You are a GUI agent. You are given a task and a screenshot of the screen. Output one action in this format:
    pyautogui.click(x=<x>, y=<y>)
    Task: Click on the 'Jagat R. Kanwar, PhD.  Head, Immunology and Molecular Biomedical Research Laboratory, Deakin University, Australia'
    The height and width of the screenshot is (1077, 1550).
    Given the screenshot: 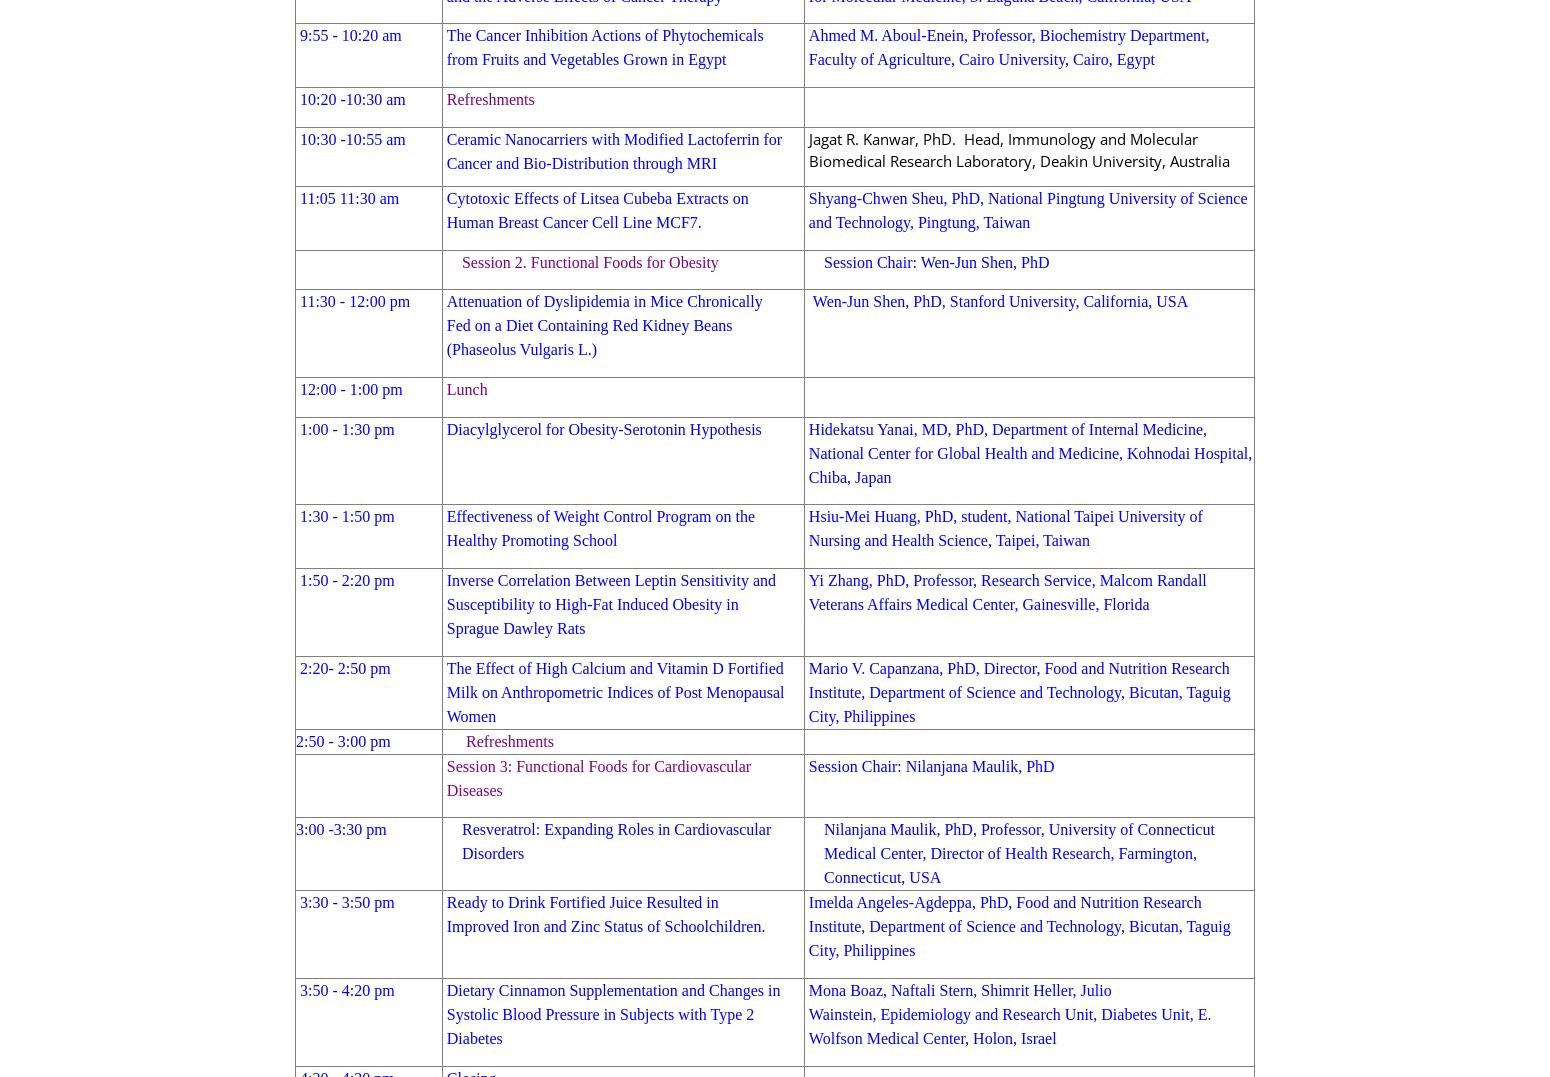 What is the action you would take?
    pyautogui.click(x=1018, y=148)
    